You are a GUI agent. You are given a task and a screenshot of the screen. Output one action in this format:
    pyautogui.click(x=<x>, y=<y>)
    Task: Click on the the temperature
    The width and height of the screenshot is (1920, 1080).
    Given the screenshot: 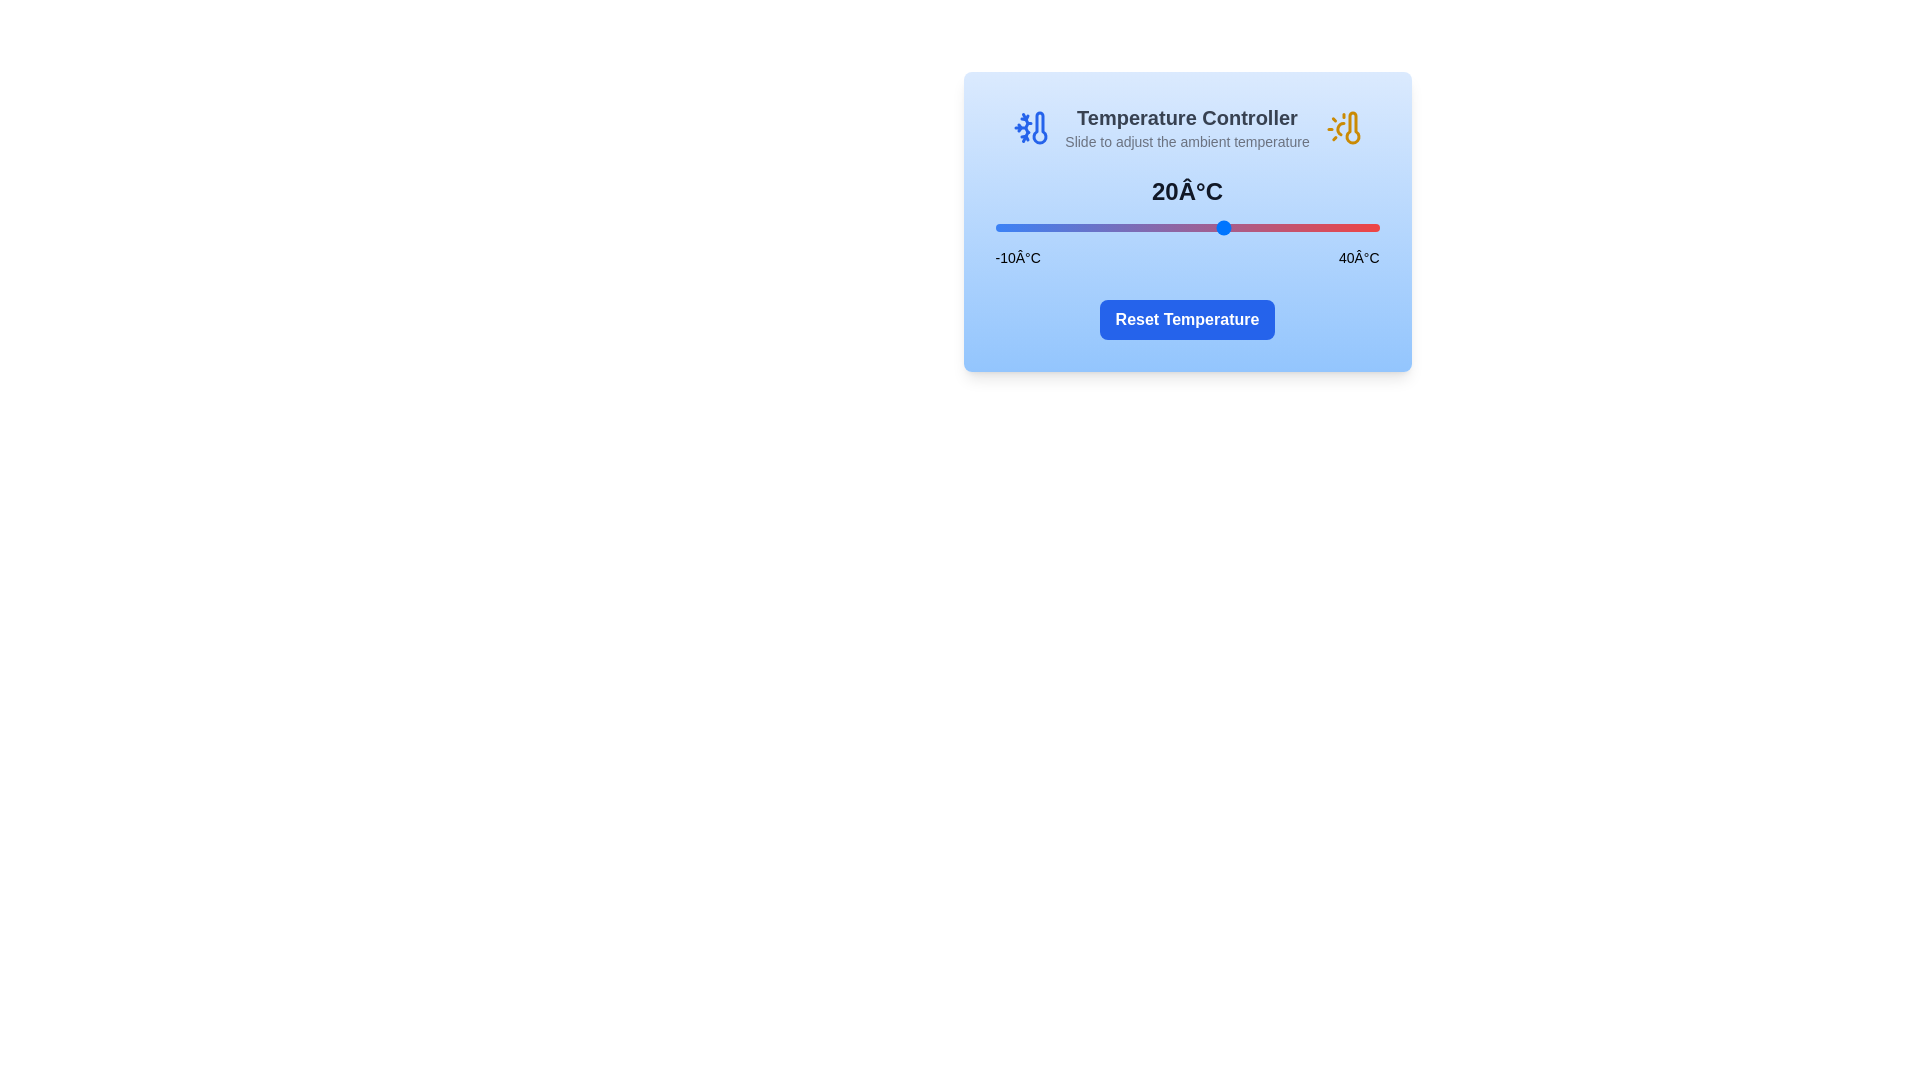 What is the action you would take?
    pyautogui.click(x=1325, y=226)
    